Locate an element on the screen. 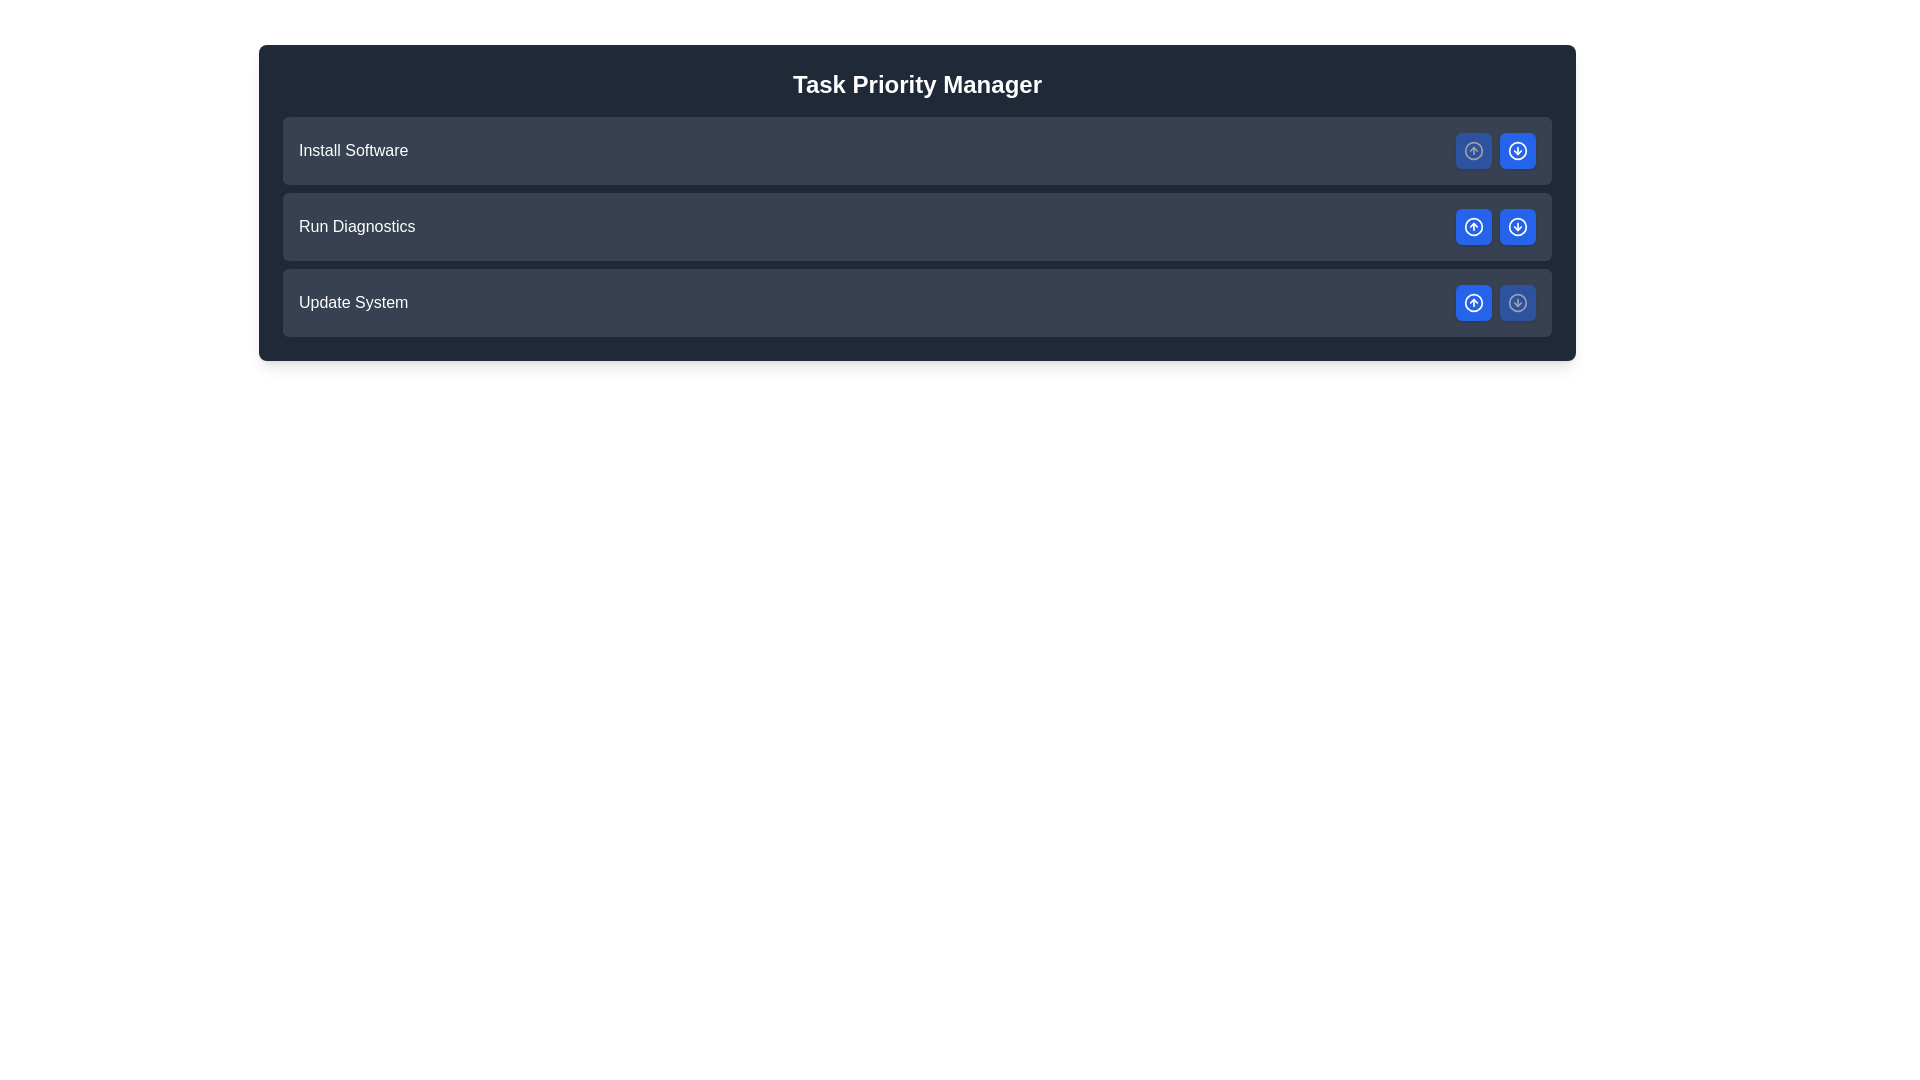  the small square interactive button with a blue background and rounded corners, located at the right end of the 'Update System' task row is located at coordinates (1517, 303).